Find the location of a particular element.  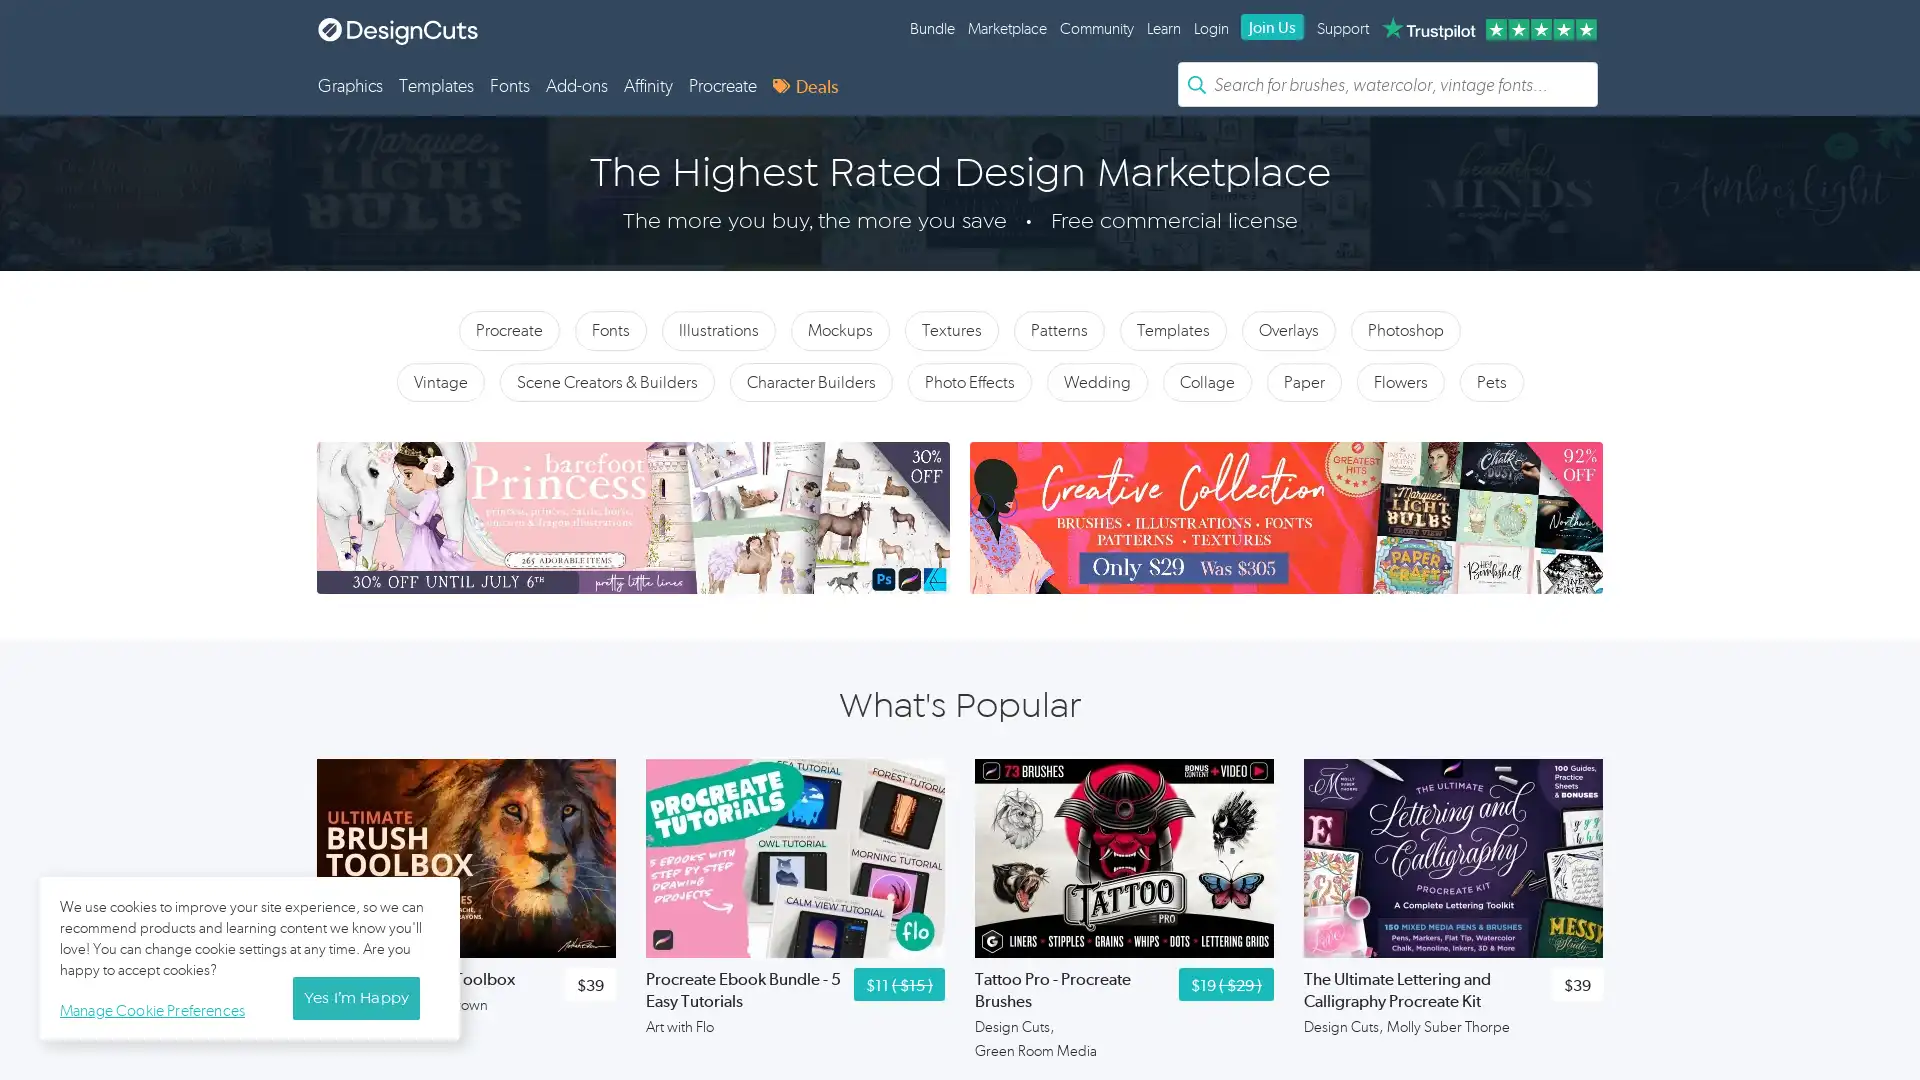

Yes Im Happy is located at coordinates (355, 998).